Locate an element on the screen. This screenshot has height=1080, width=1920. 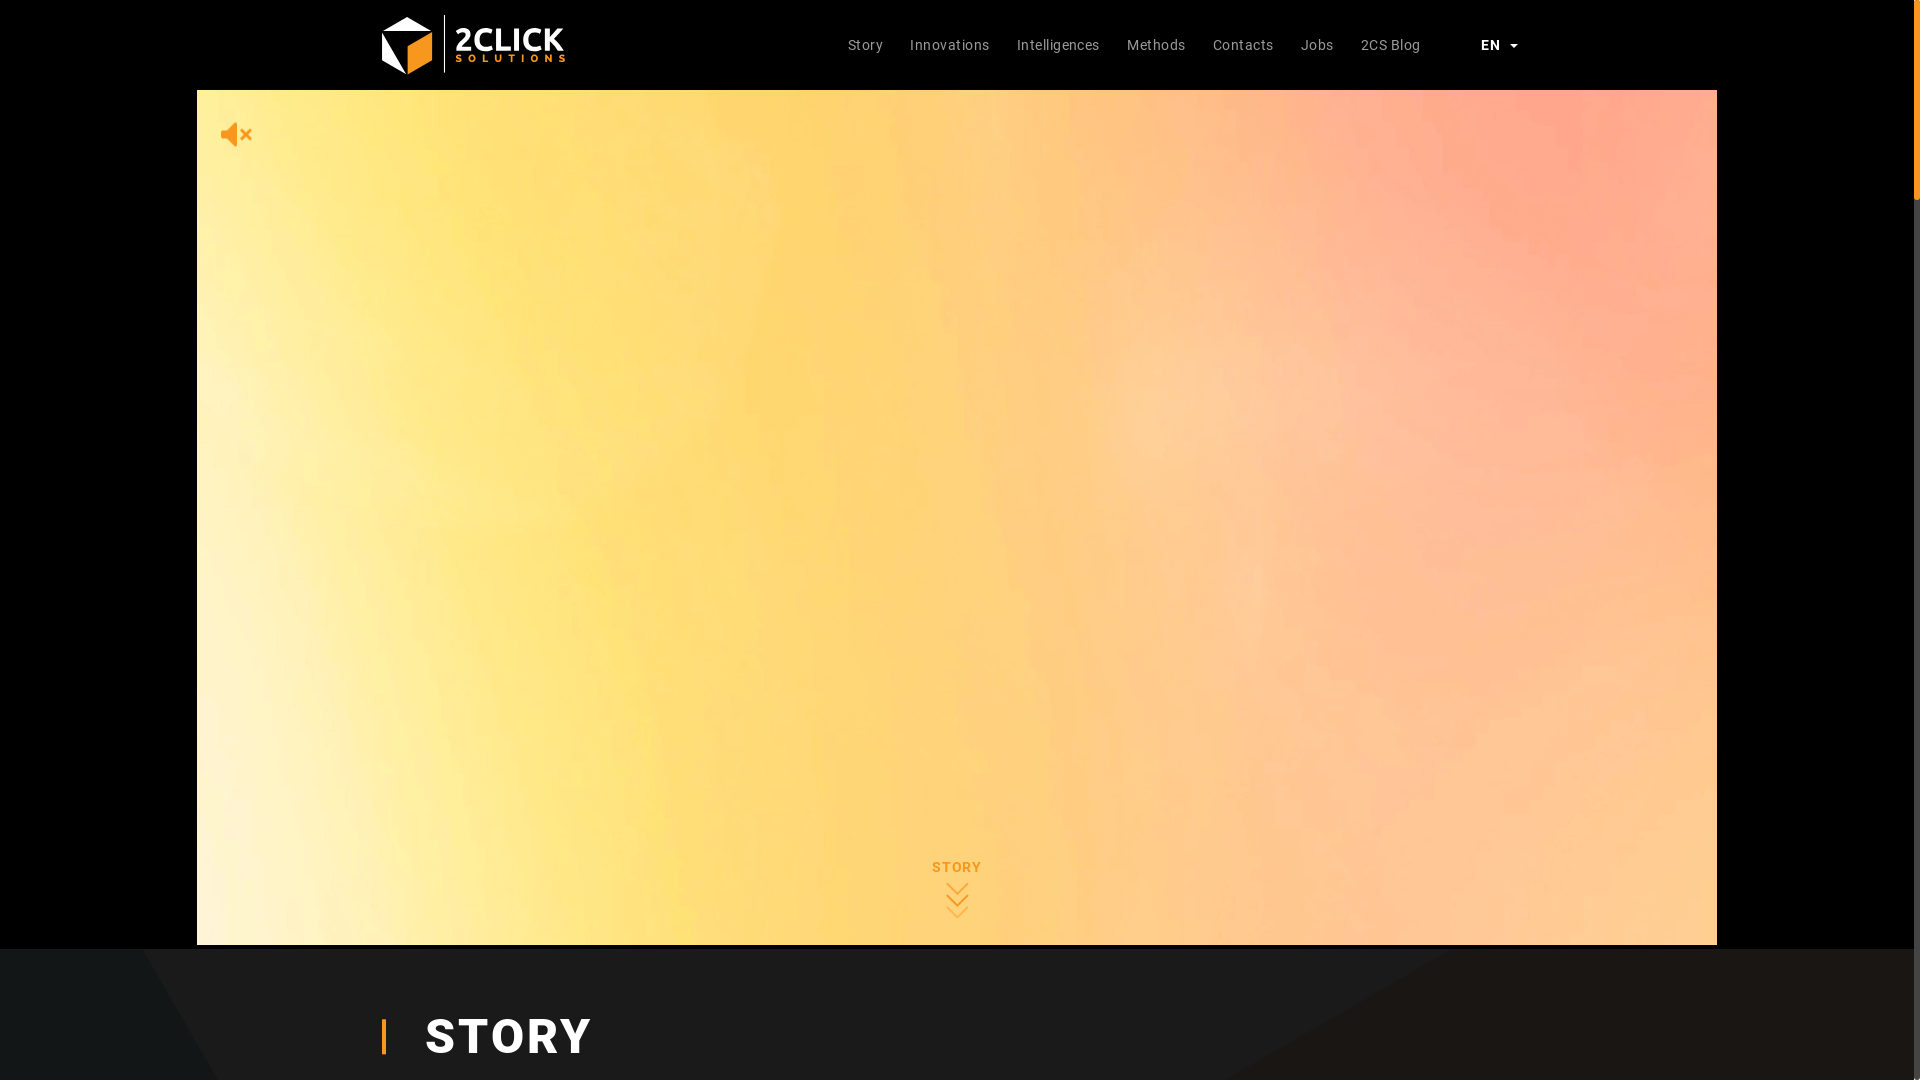
'Contacts' is located at coordinates (1199, 44).